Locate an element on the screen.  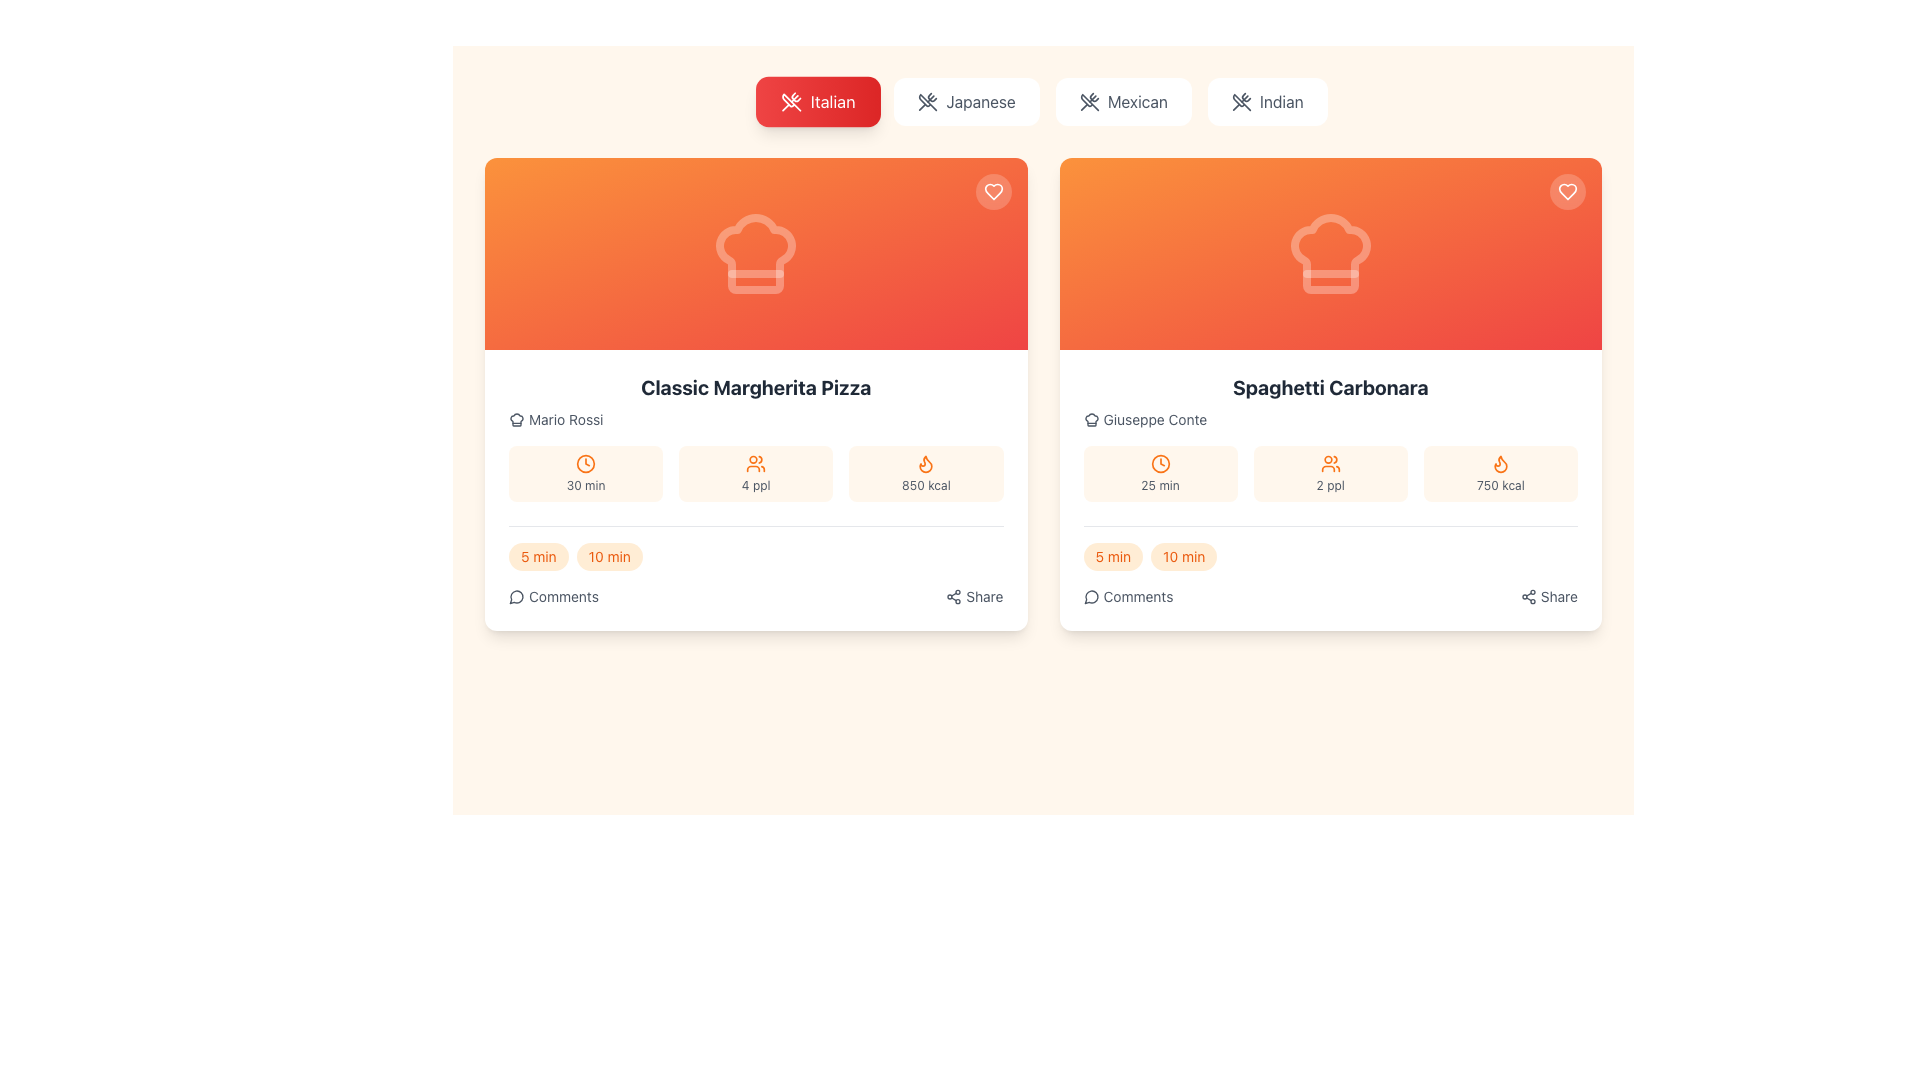
the small heart-shaped SVG icon located in the top-right corner of the second recipe card, which is styled with a semi-transparent white background is located at coordinates (993, 192).